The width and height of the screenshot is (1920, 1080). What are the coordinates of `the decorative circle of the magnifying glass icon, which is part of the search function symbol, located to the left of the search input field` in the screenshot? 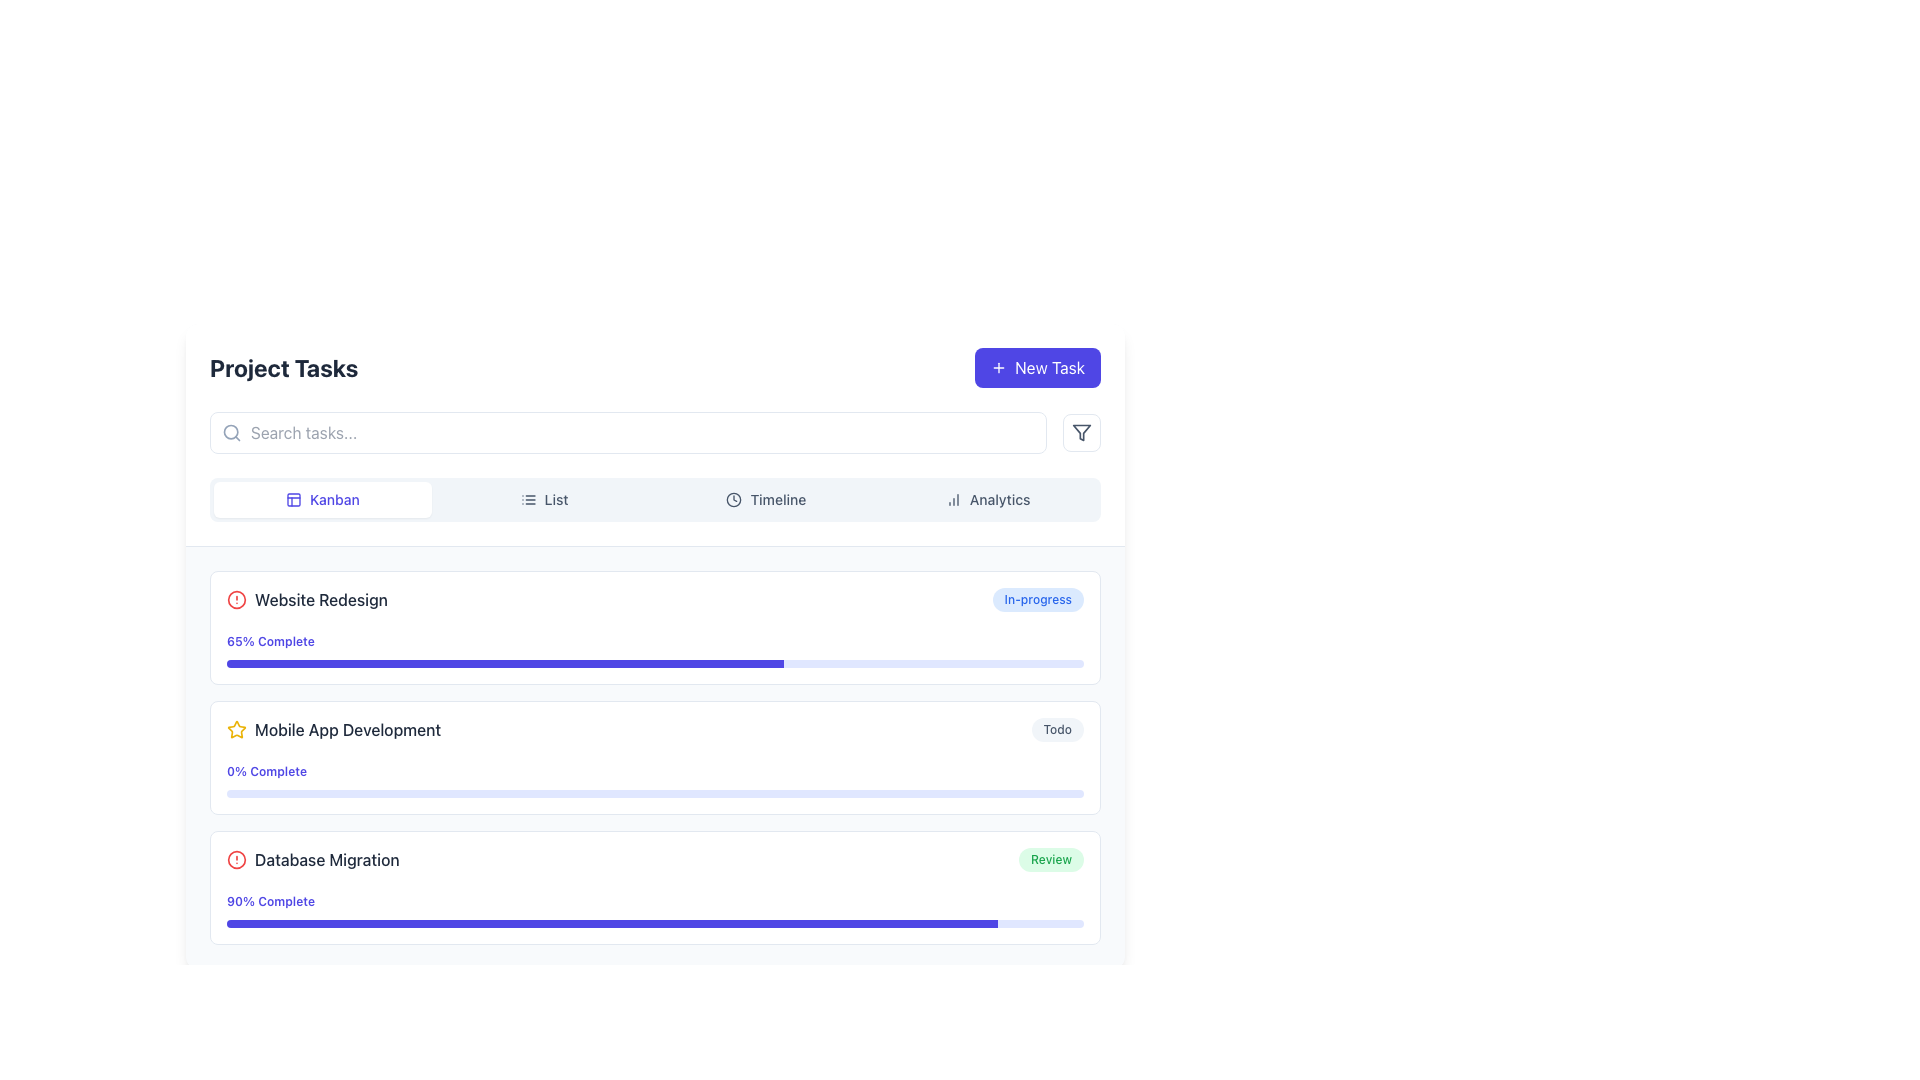 It's located at (231, 431).